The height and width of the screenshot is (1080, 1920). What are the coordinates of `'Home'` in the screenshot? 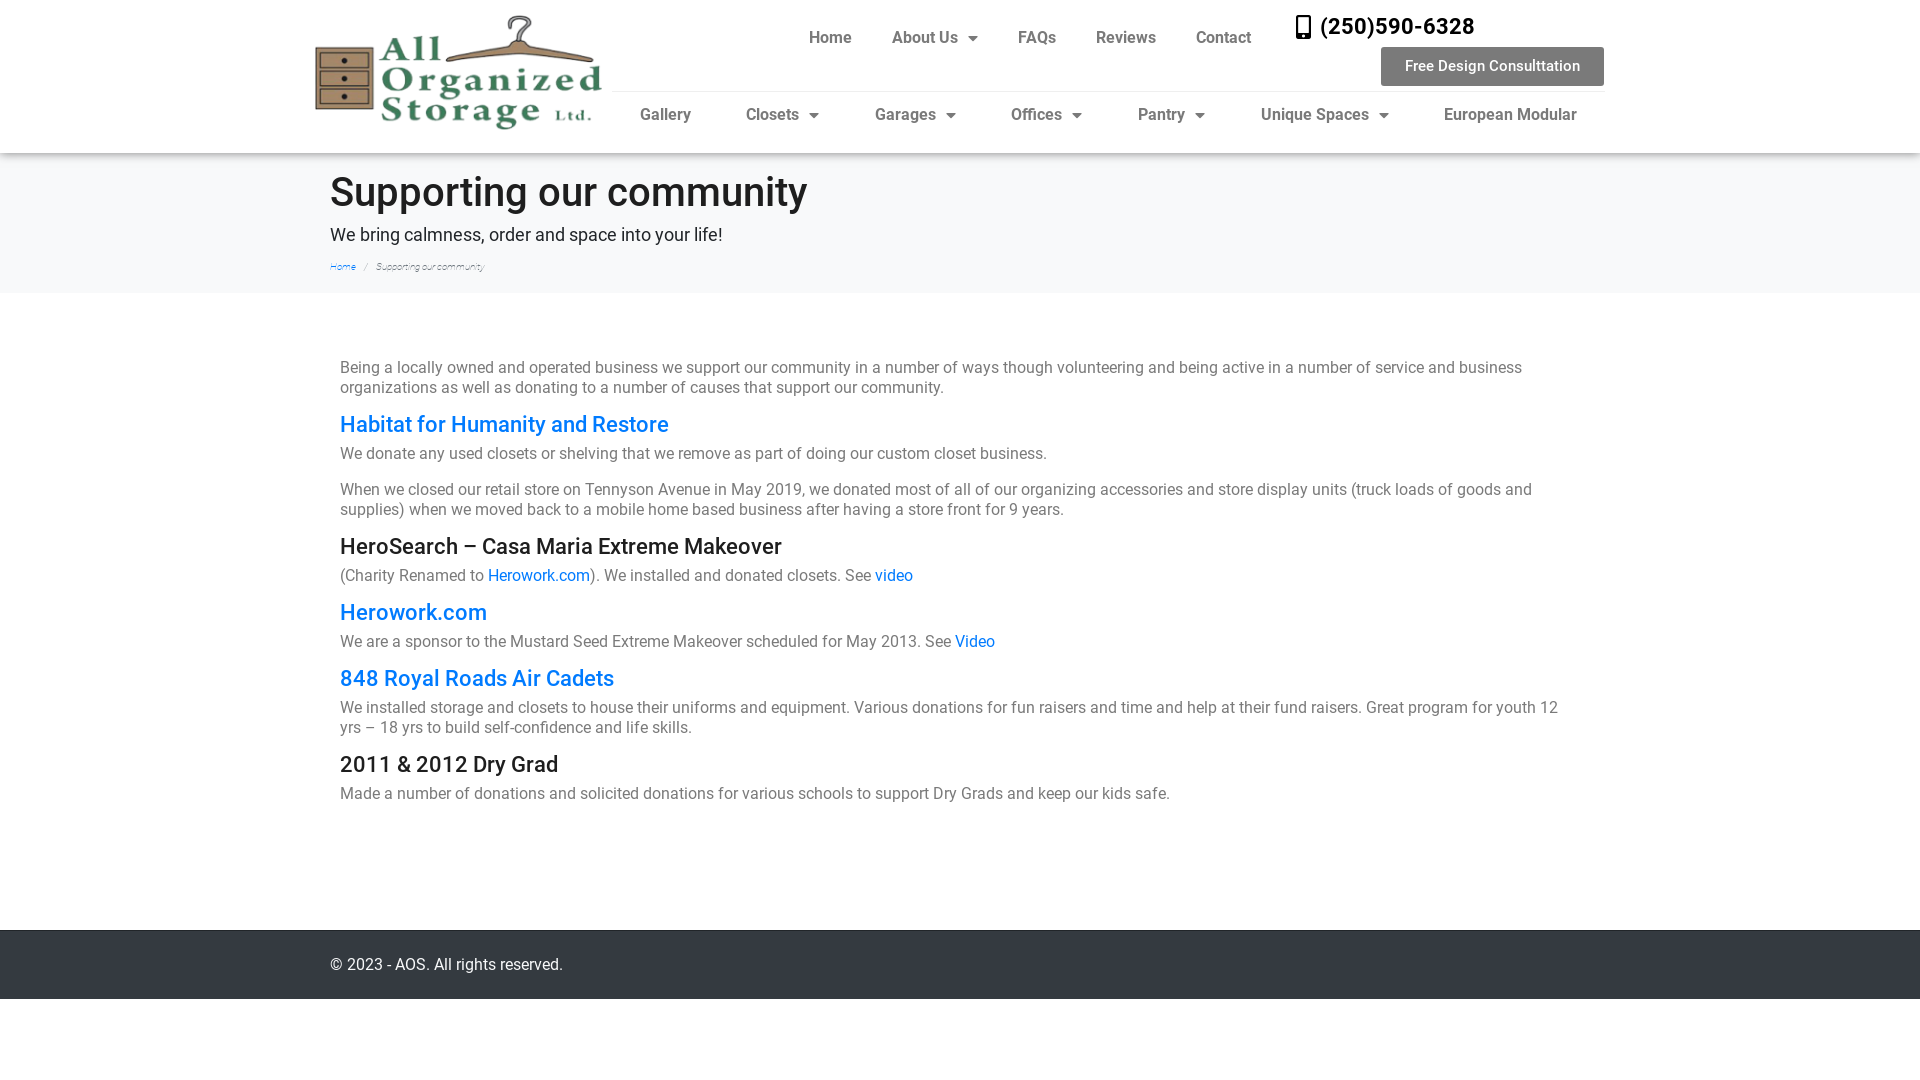 It's located at (830, 38).